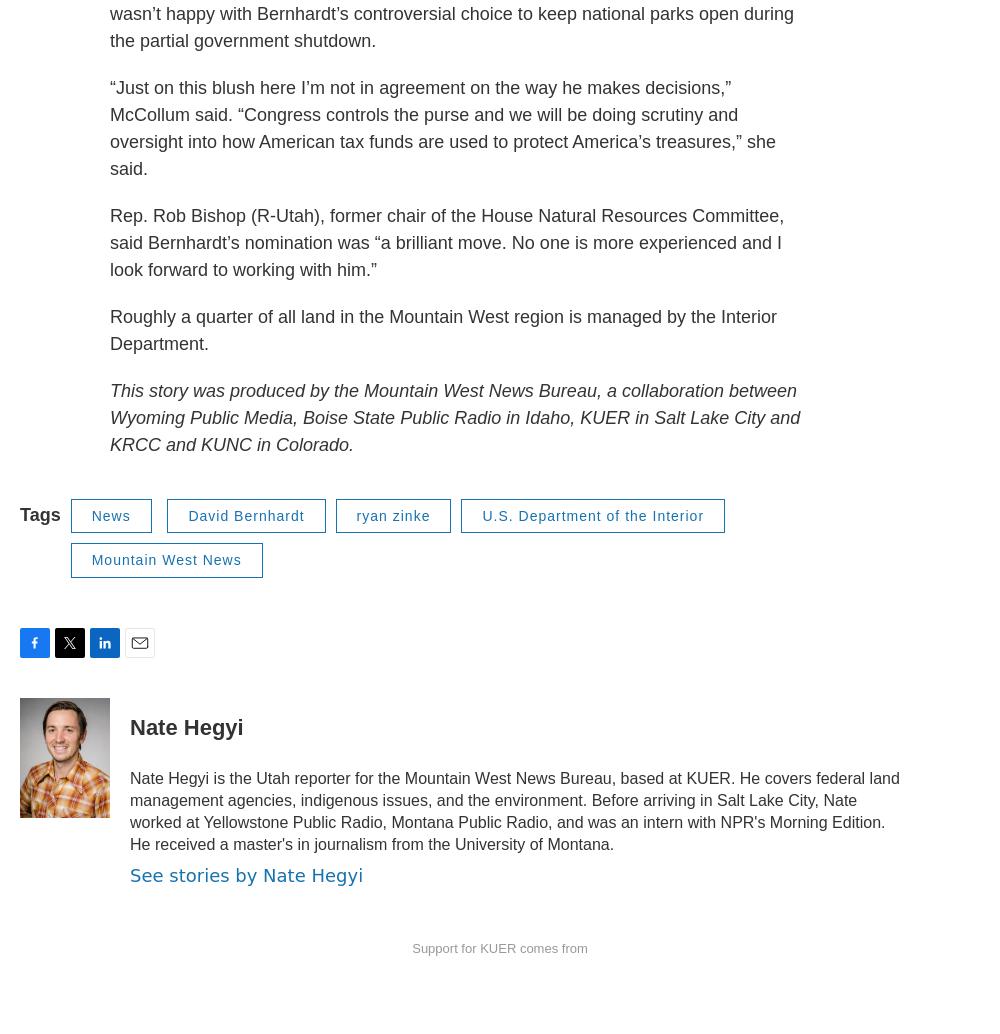 The image size is (1000, 1034). What do you see at coordinates (592, 514) in the screenshot?
I see `'U.S. Department of the Interior'` at bounding box center [592, 514].